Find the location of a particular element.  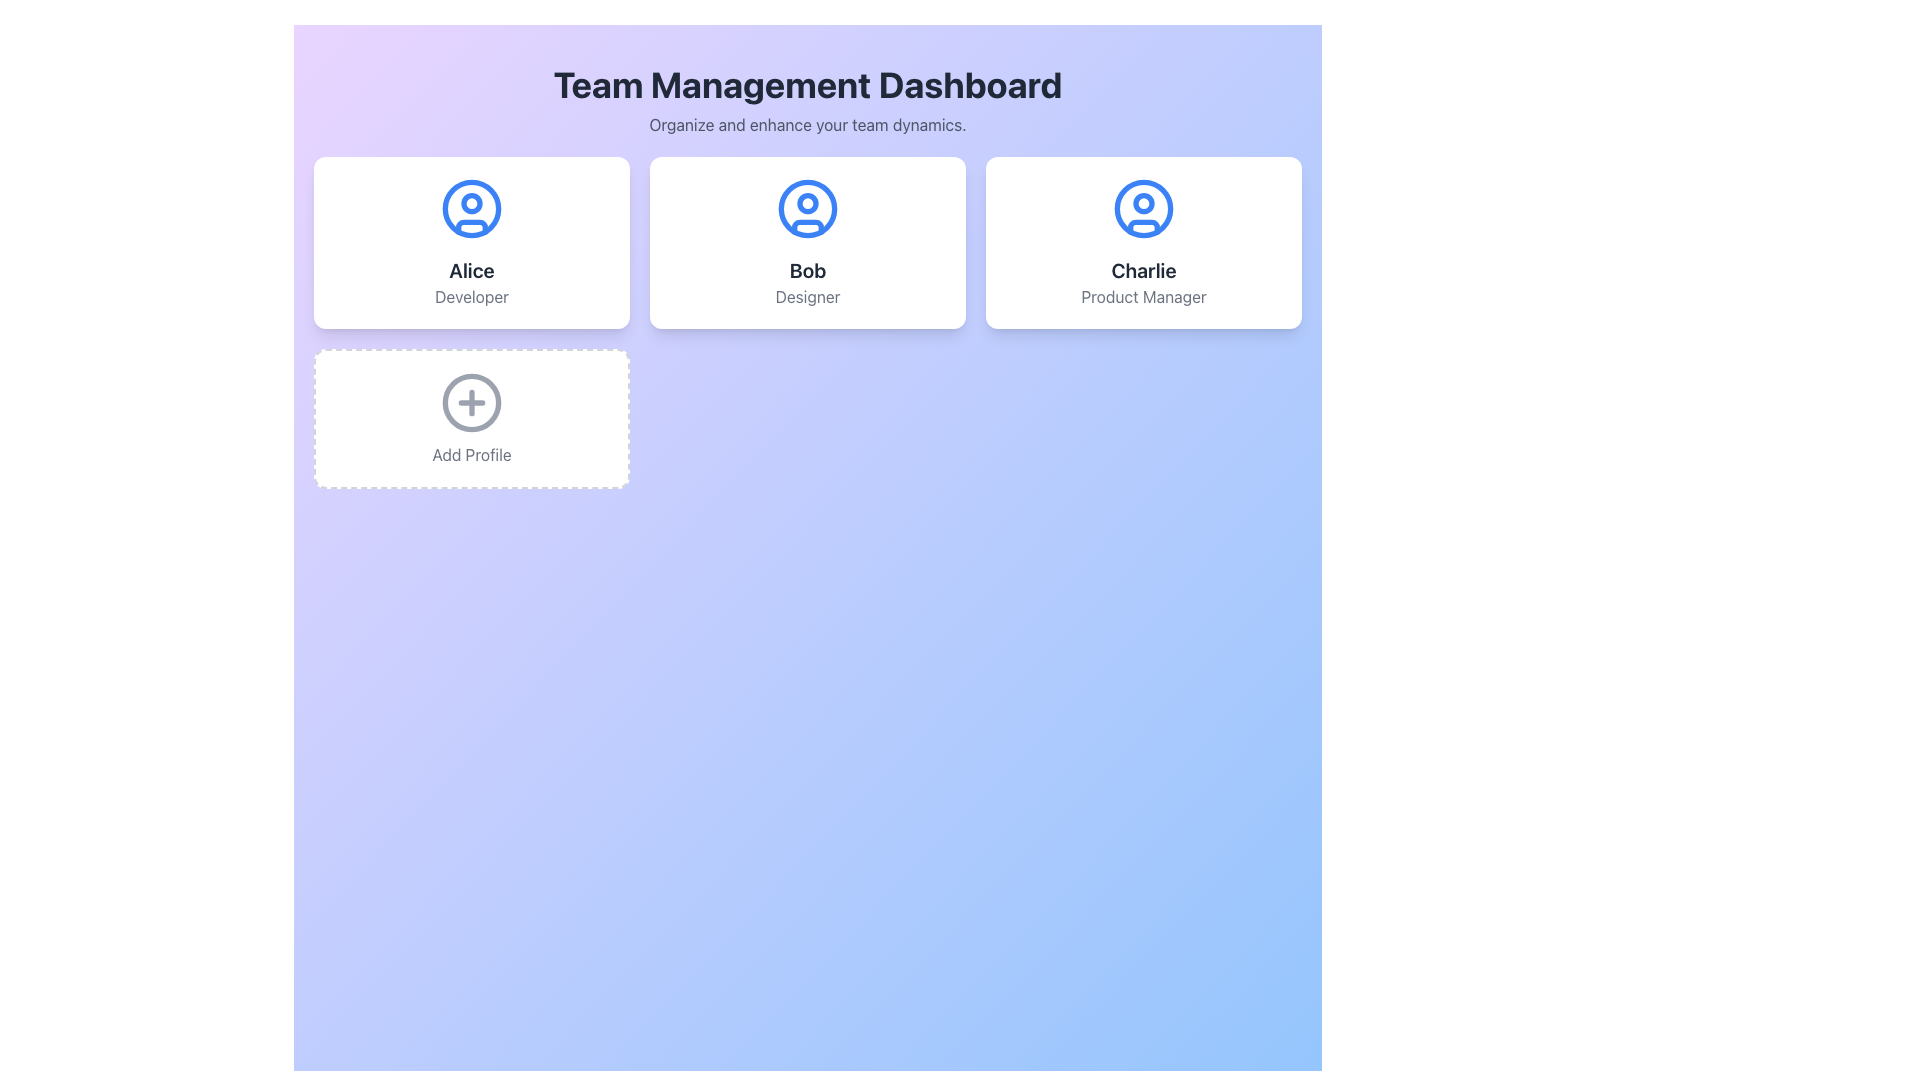

the circular gray outlined Icon Button with a plus sign in the center located within the 'Add Profile' card is located at coordinates (470, 402).